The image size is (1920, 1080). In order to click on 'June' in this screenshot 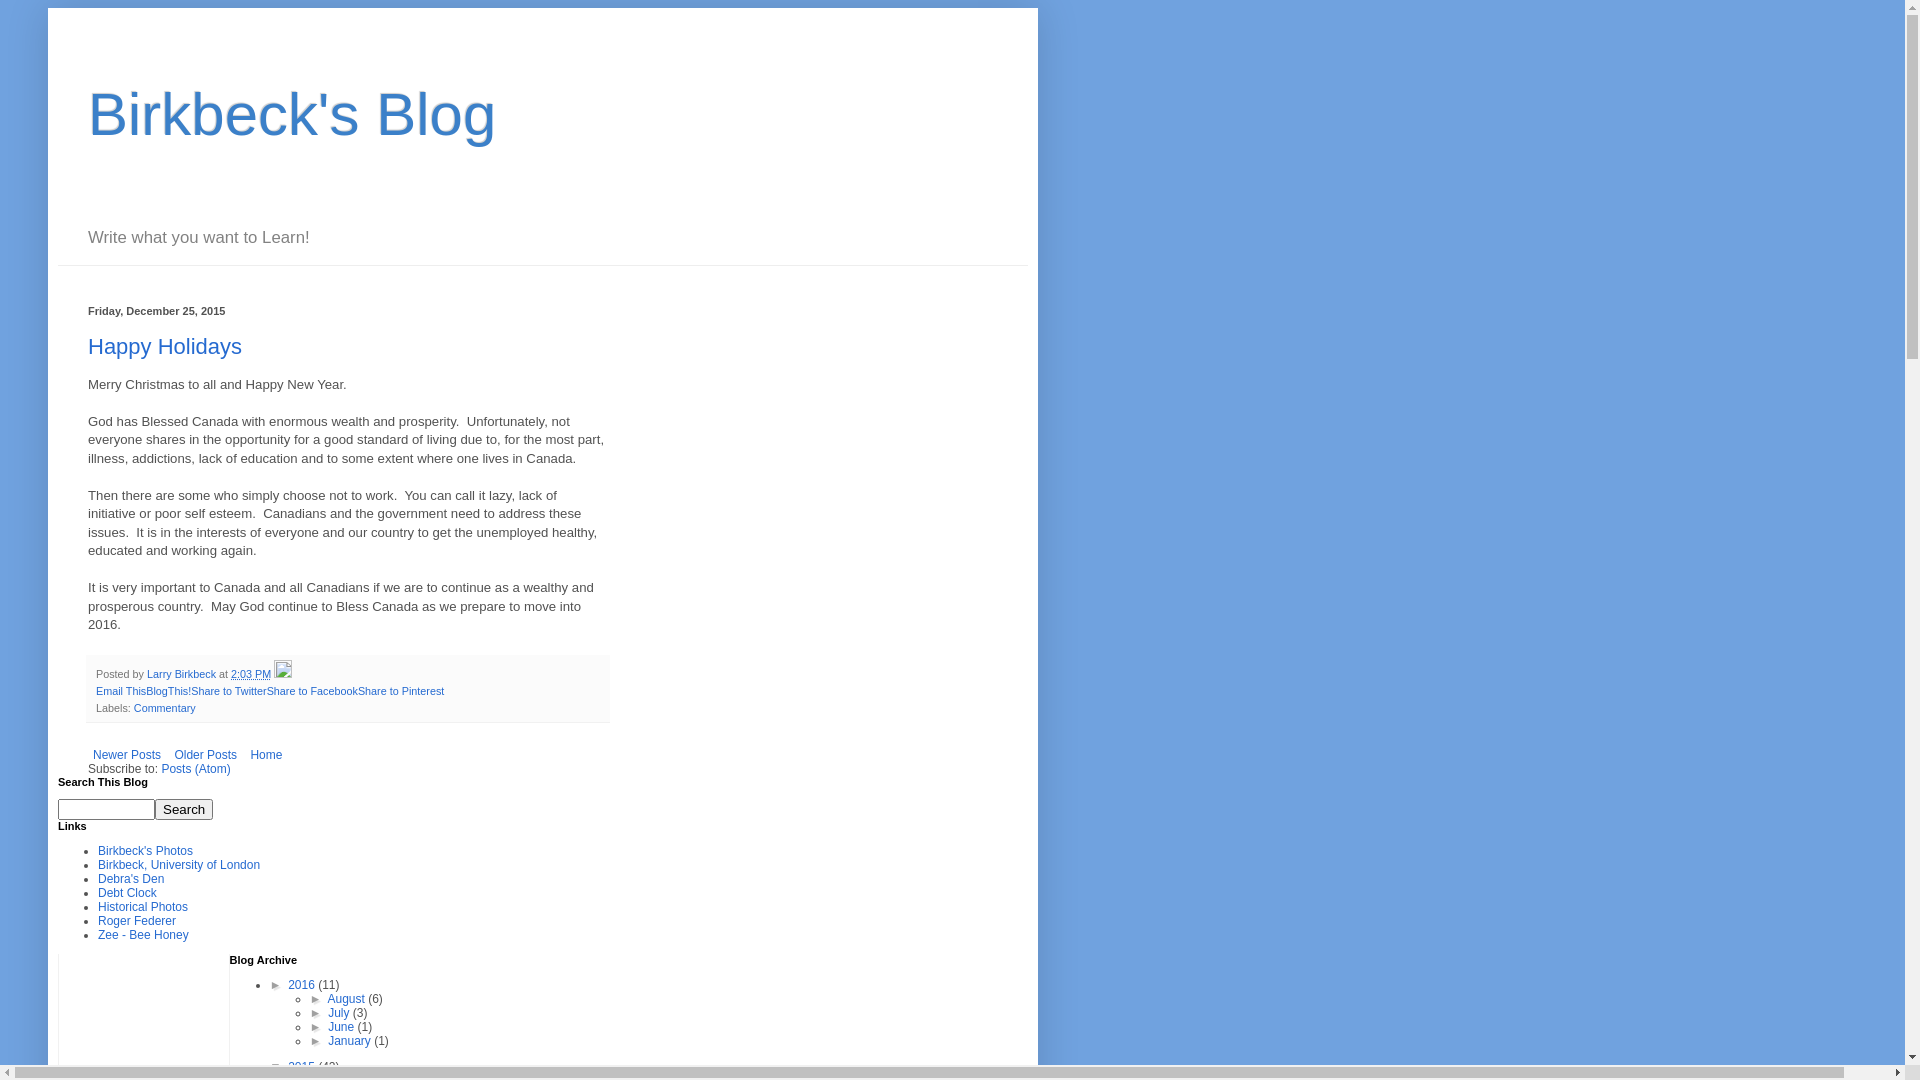, I will do `click(342, 1026)`.